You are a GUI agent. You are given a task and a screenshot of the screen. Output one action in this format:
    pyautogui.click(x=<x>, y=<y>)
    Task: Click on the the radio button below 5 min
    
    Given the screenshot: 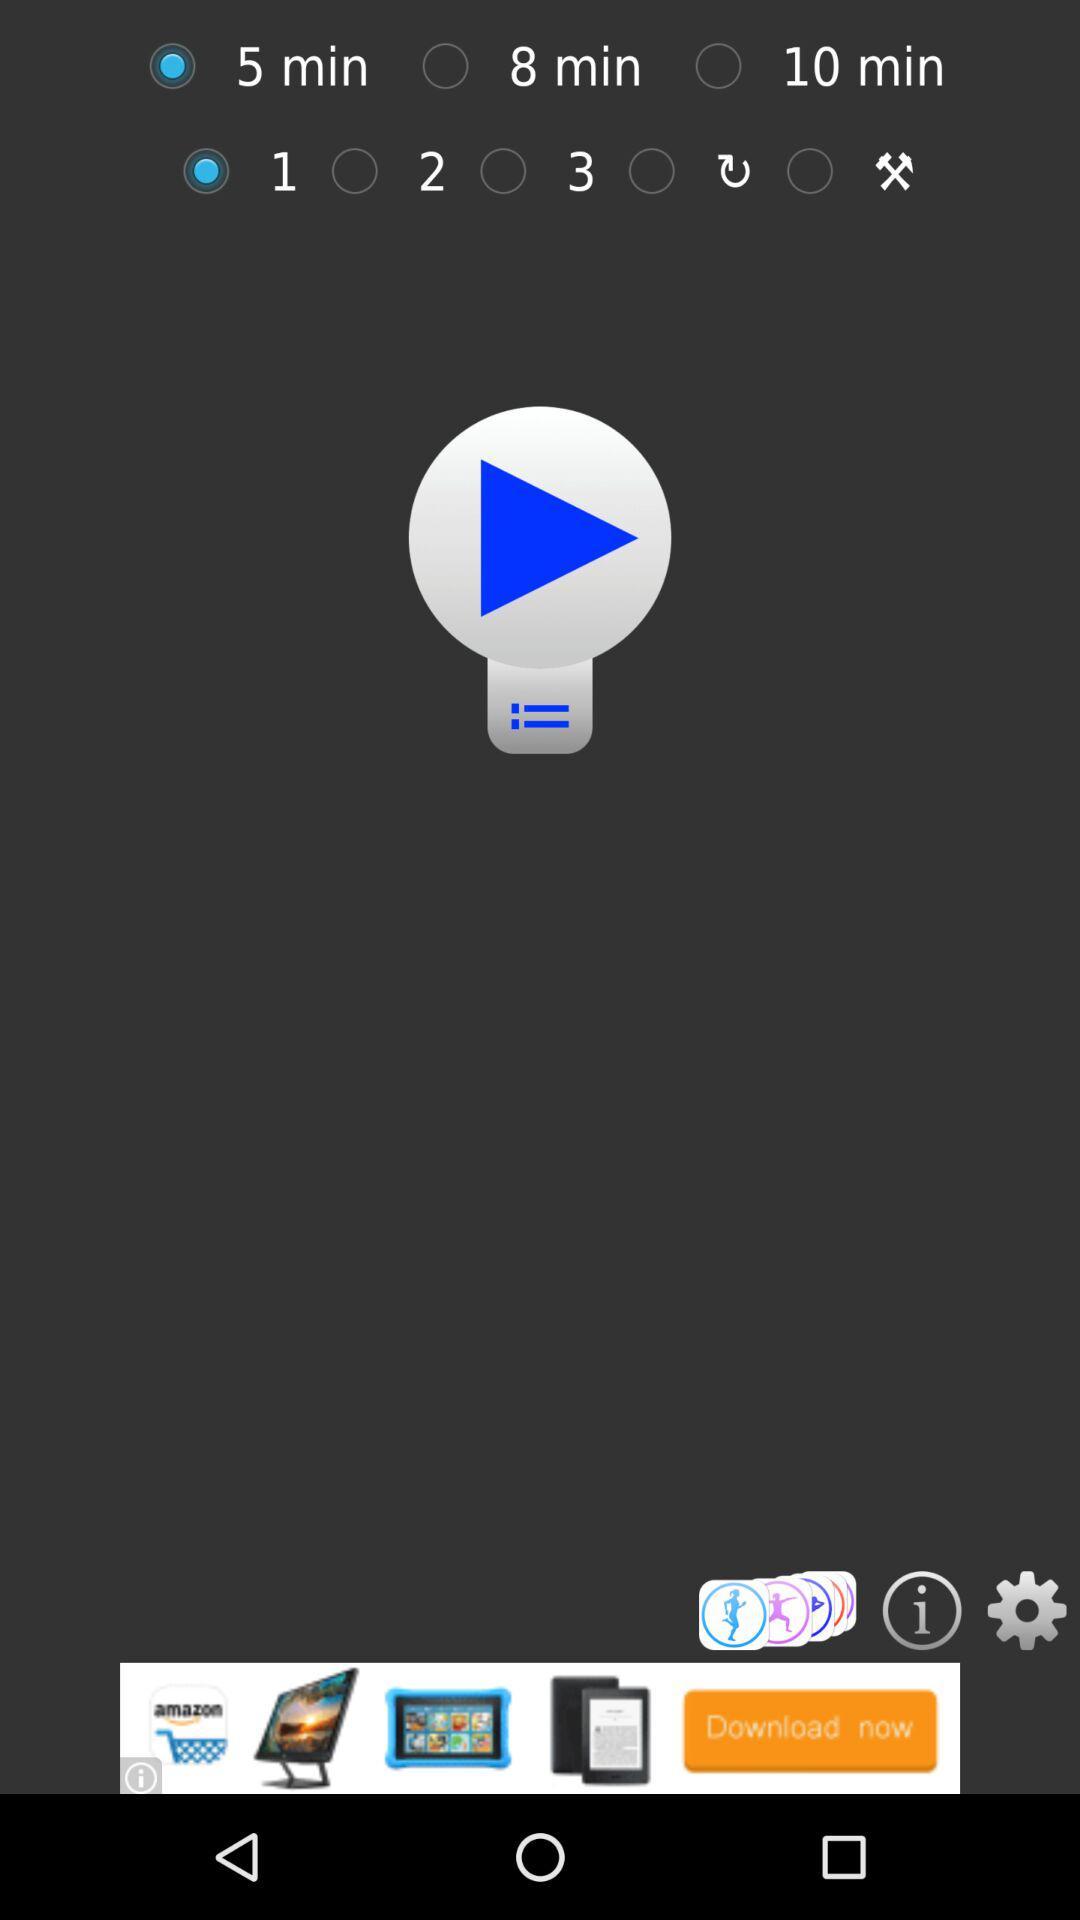 What is the action you would take?
    pyautogui.click(x=216, y=171)
    